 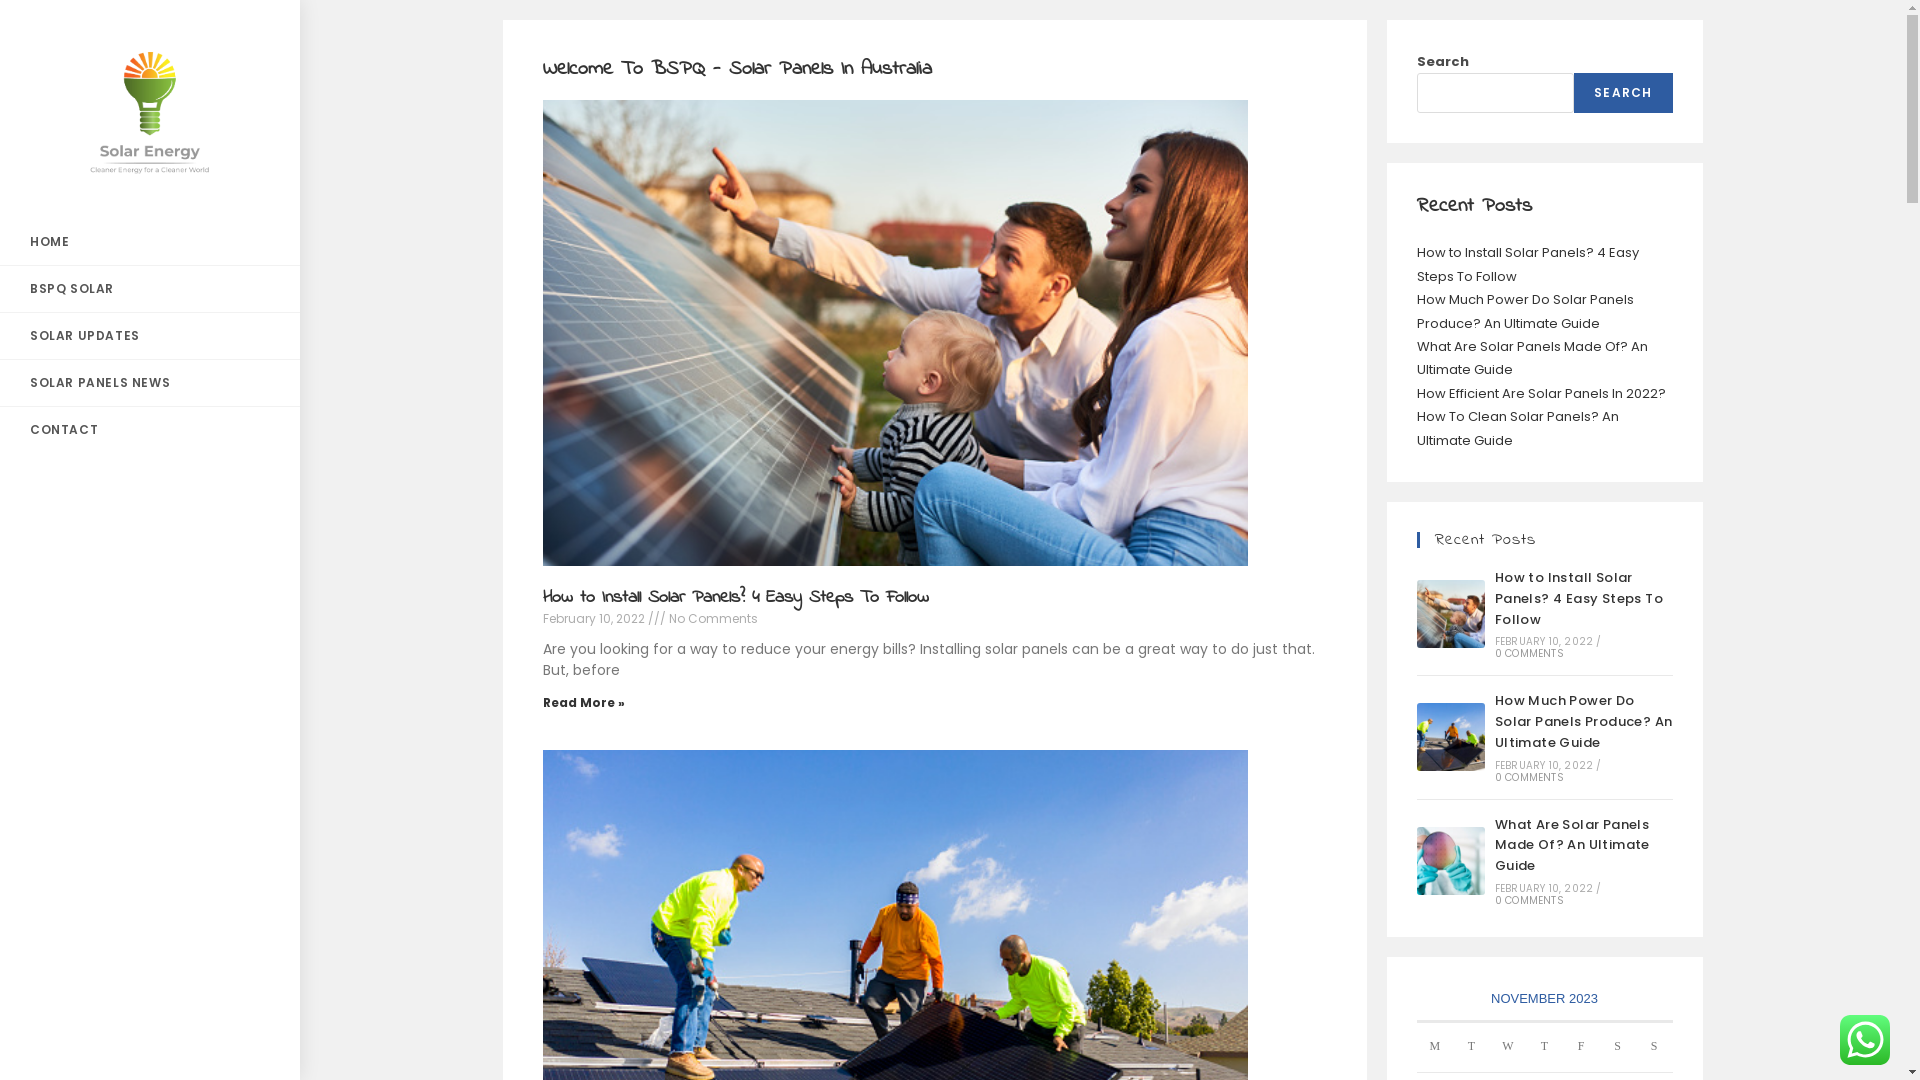 What do you see at coordinates (1622, 92) in the screenshot?
I see `'SEARCH'` at bounding box center [1622, 92].